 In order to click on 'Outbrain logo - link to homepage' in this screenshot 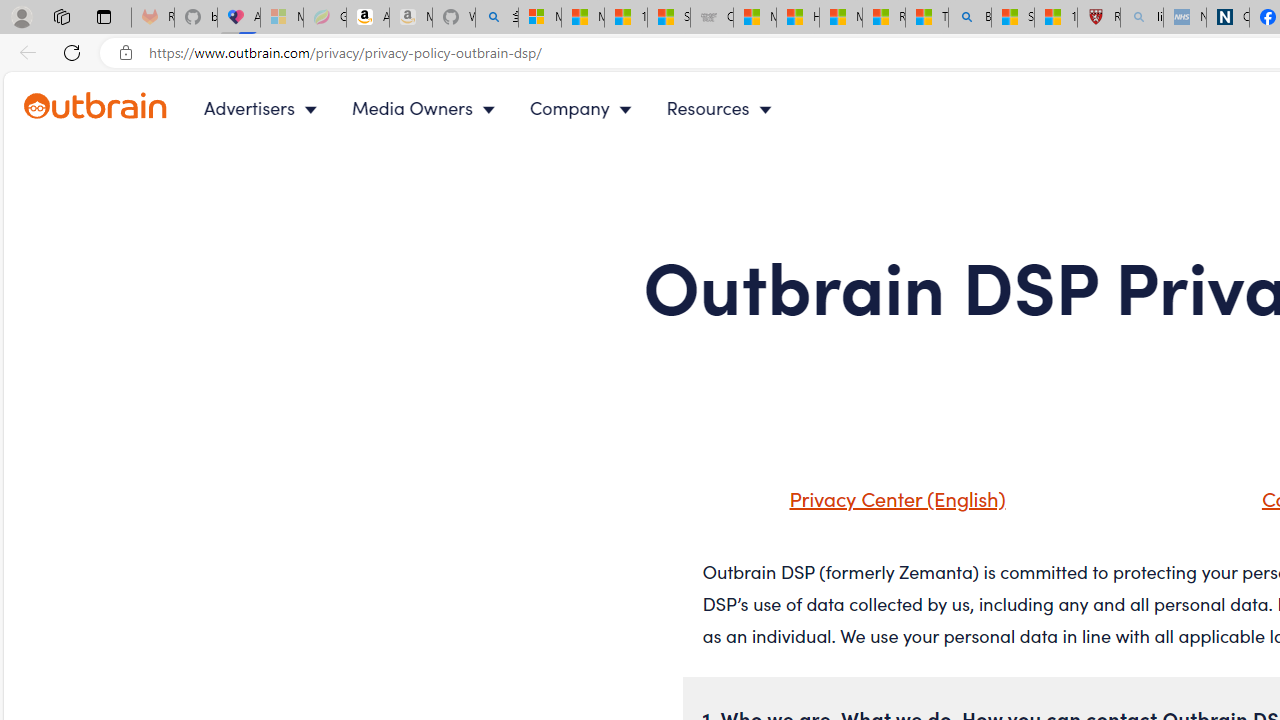, I will do `click(118, 108)`.